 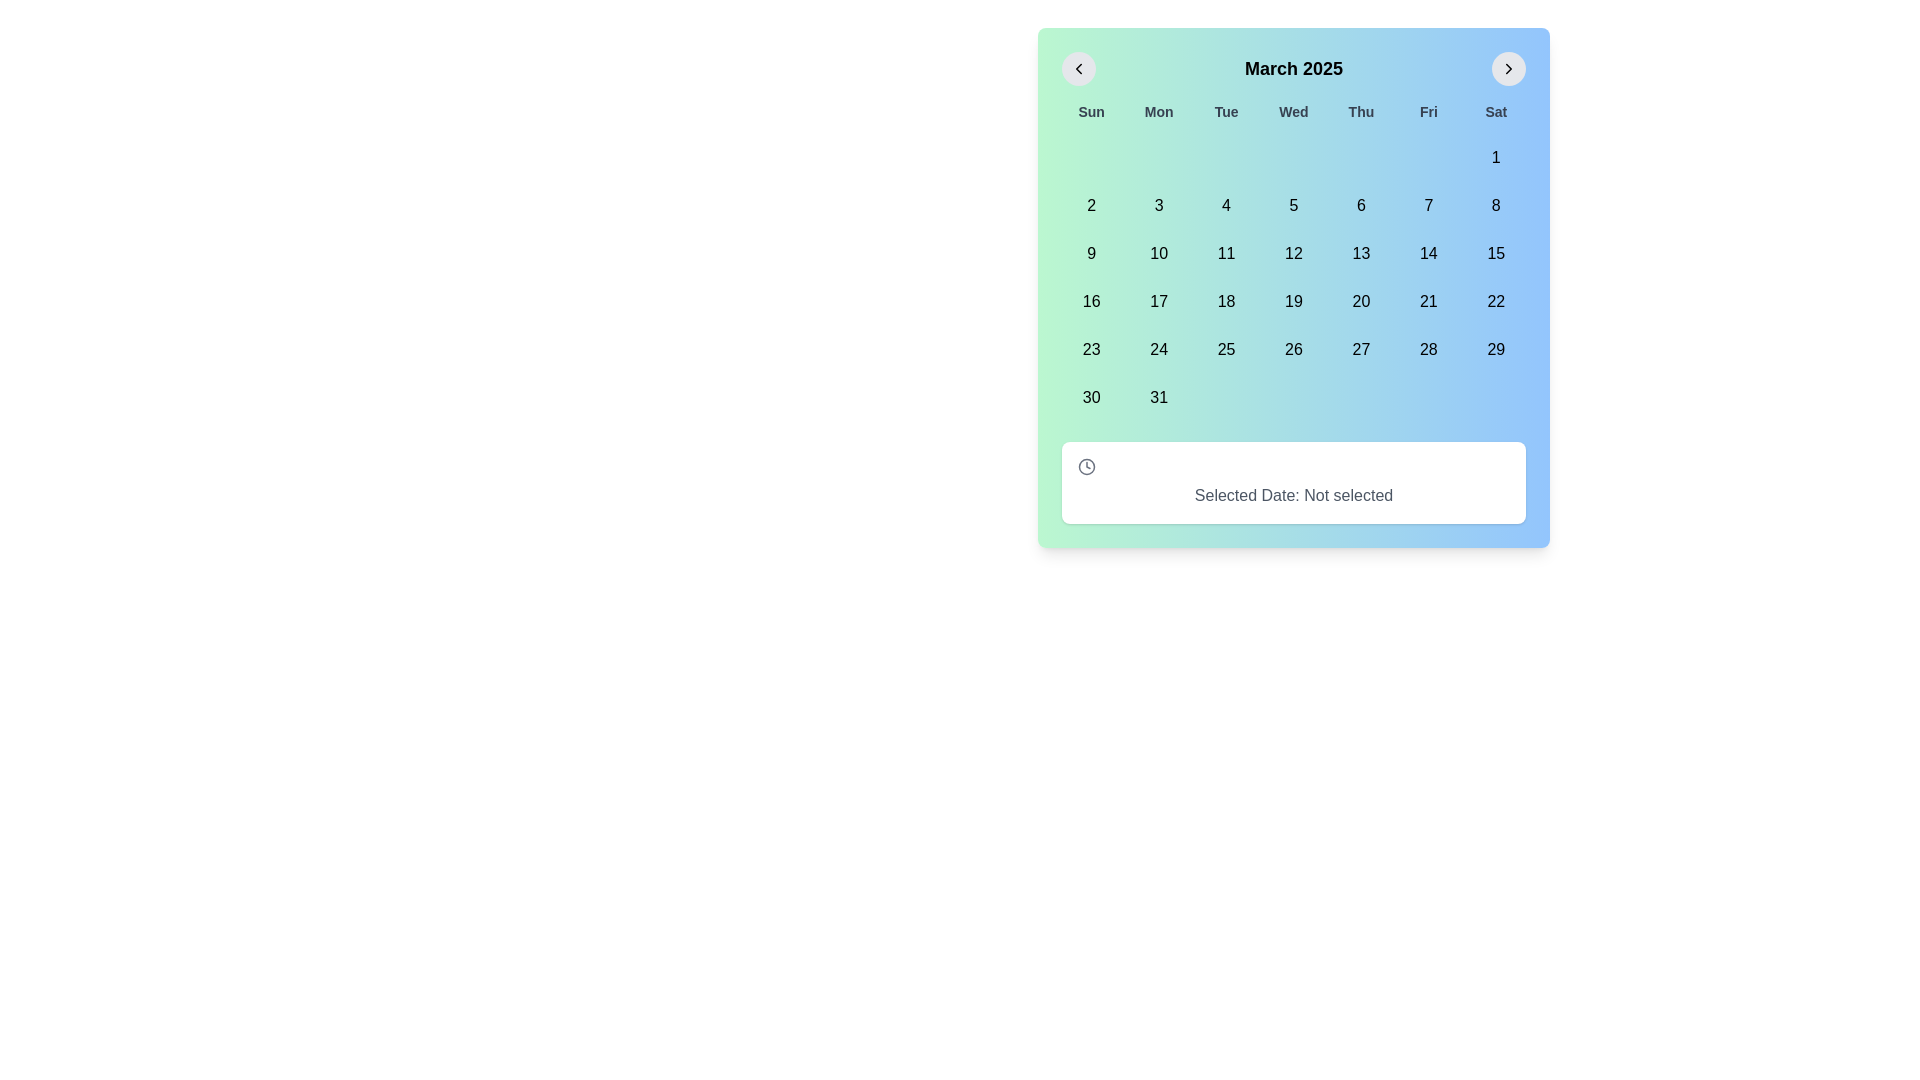 What do you see at coordinates (1090, 205) in the screenshot?
I see `the round-edged square button labeled '2' in the calendar grid` at bounding box center [1090, 205].